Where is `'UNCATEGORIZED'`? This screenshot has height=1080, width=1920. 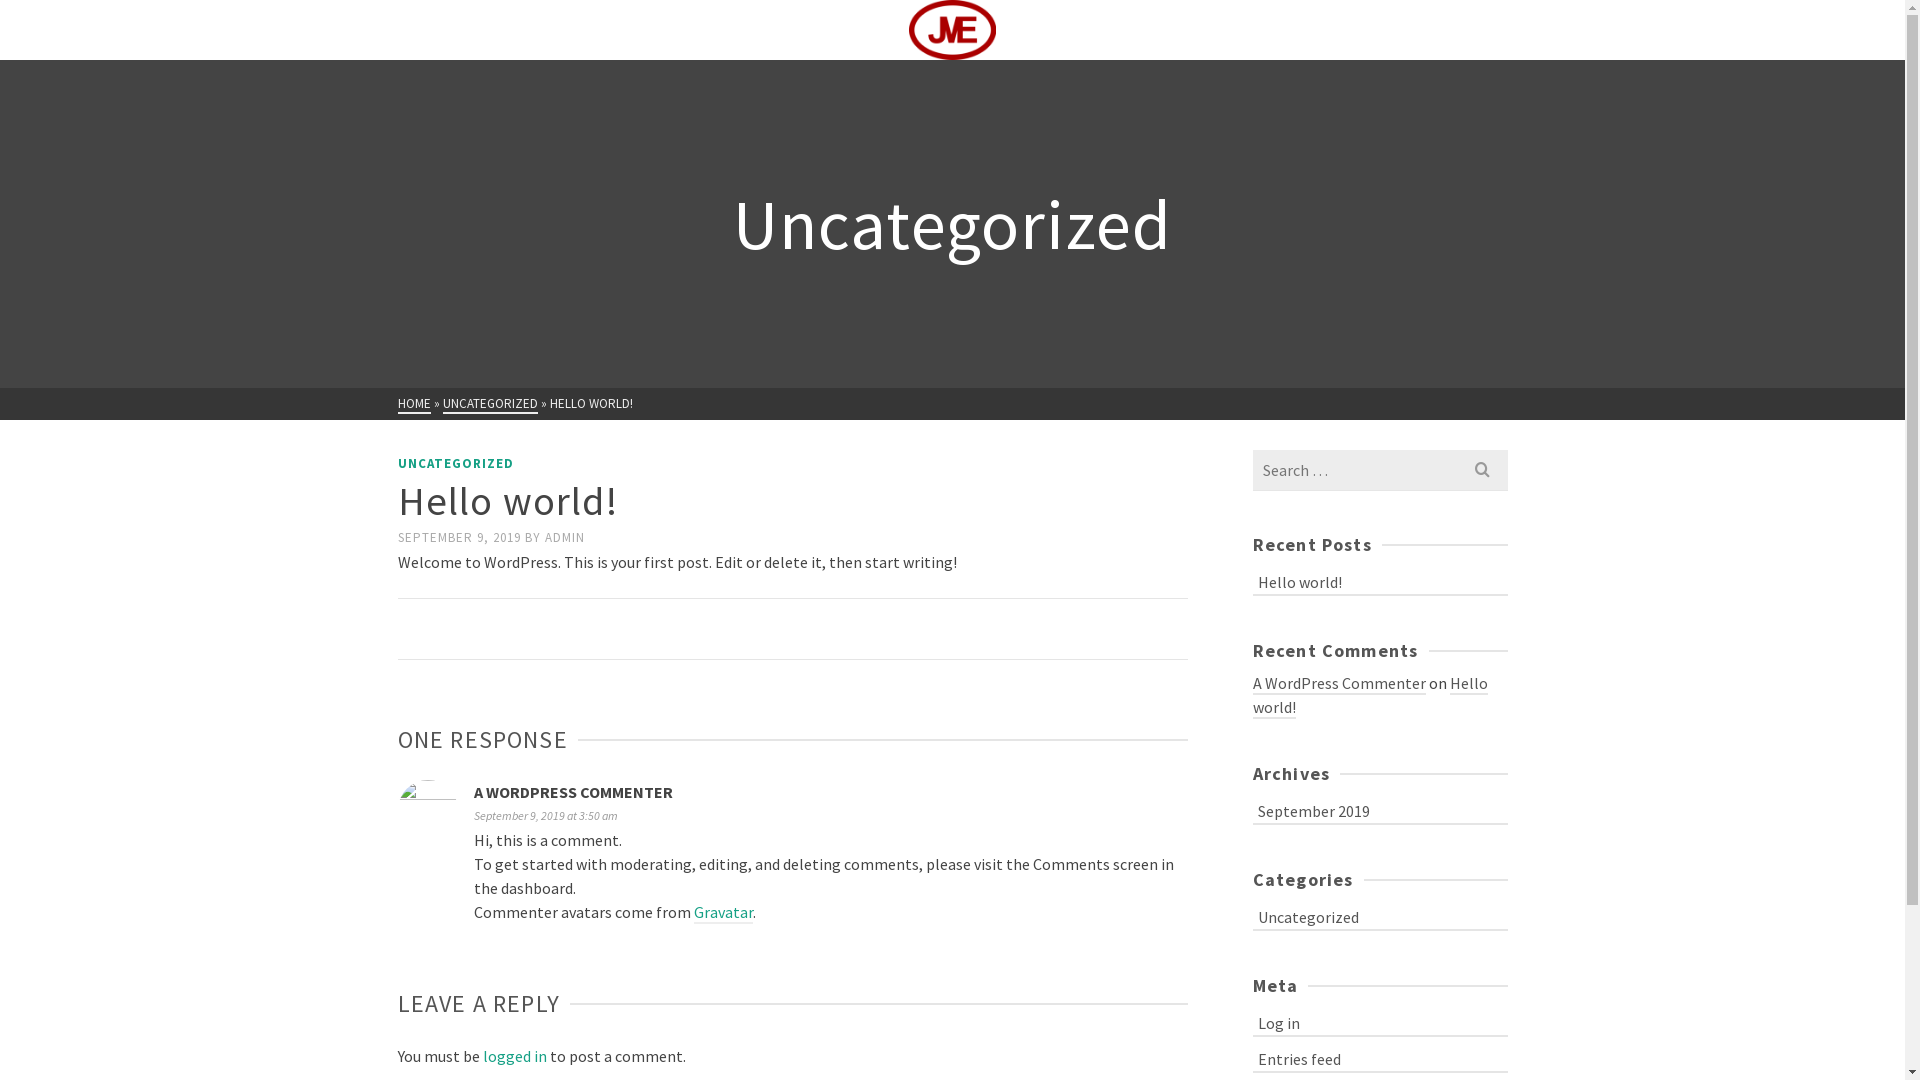
'UNCATEGORIZED' is located at coordinates (489, 404).